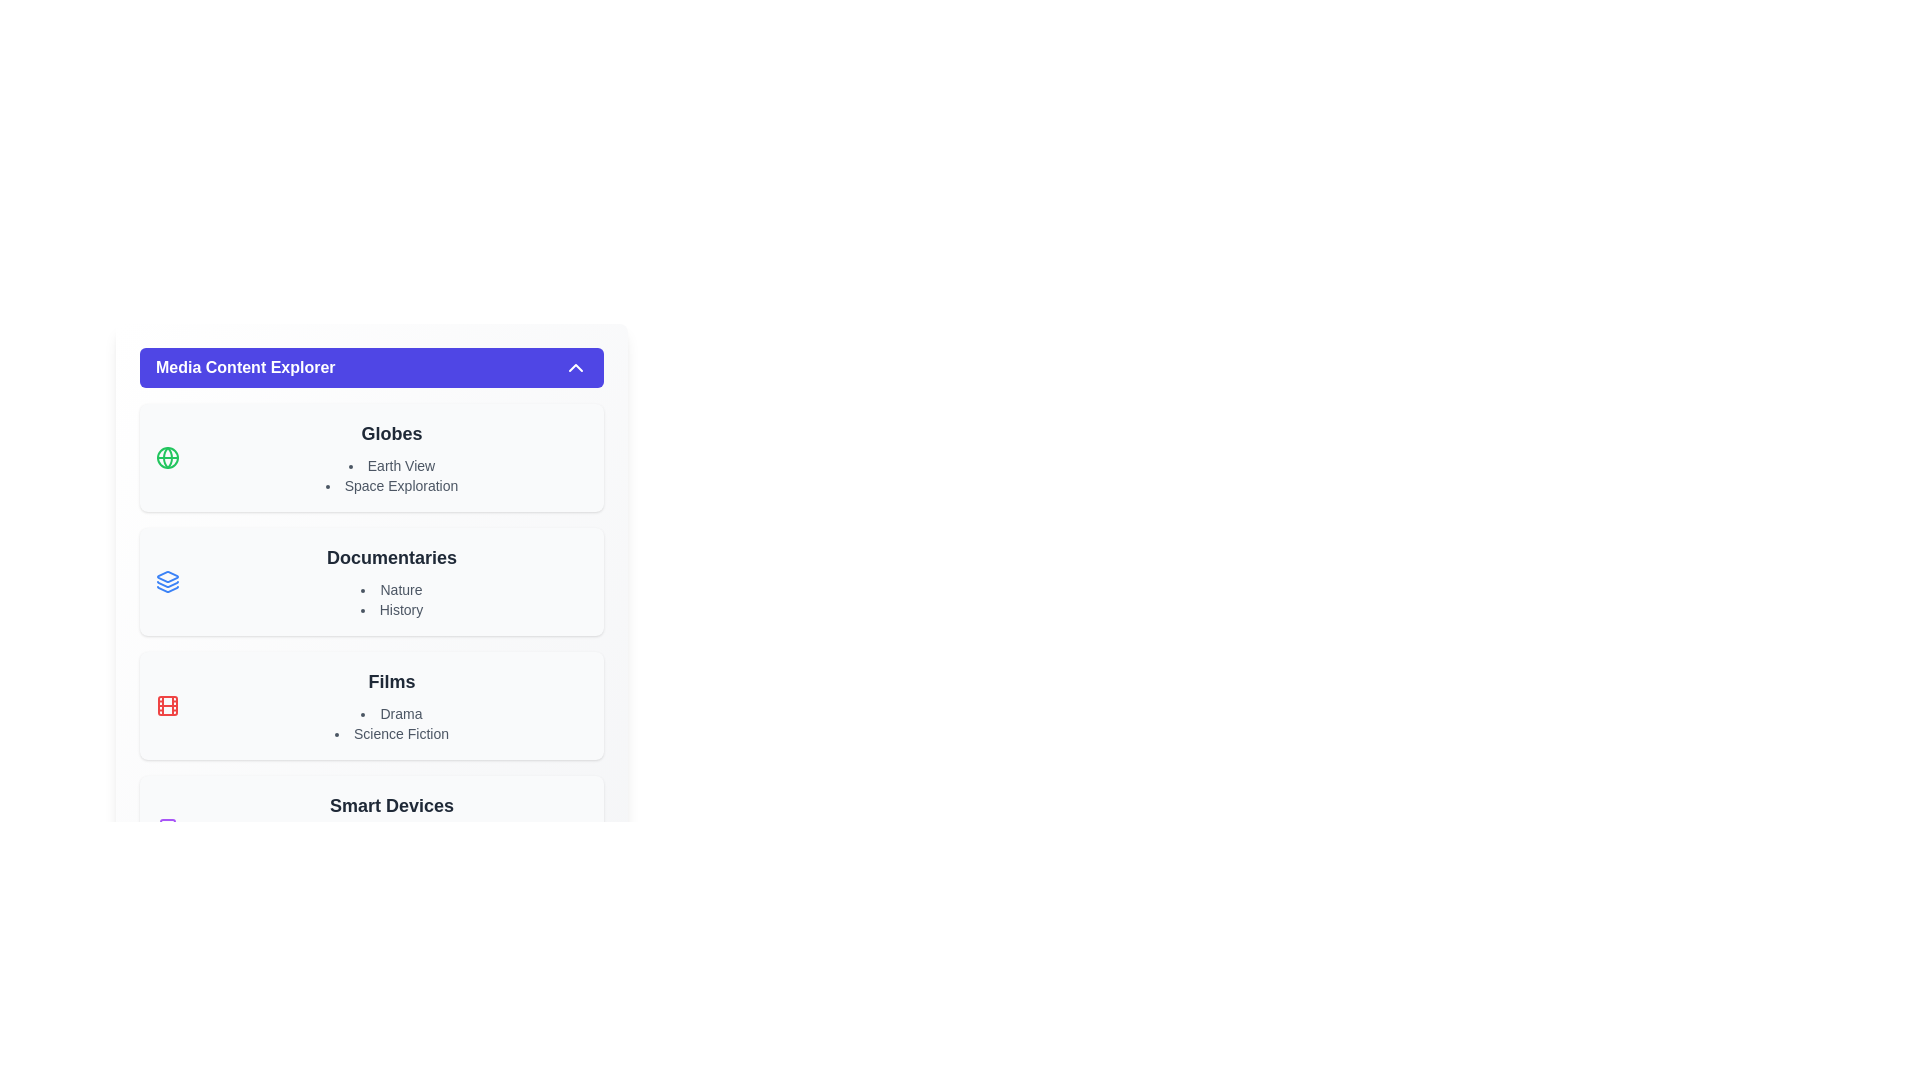 The width and height of the screenshot is (1920, 1080). Describe the element at coordinates (392, 608) in the screenshot. I see `the 'History' list item in the 'Documentaries' section` at that location.